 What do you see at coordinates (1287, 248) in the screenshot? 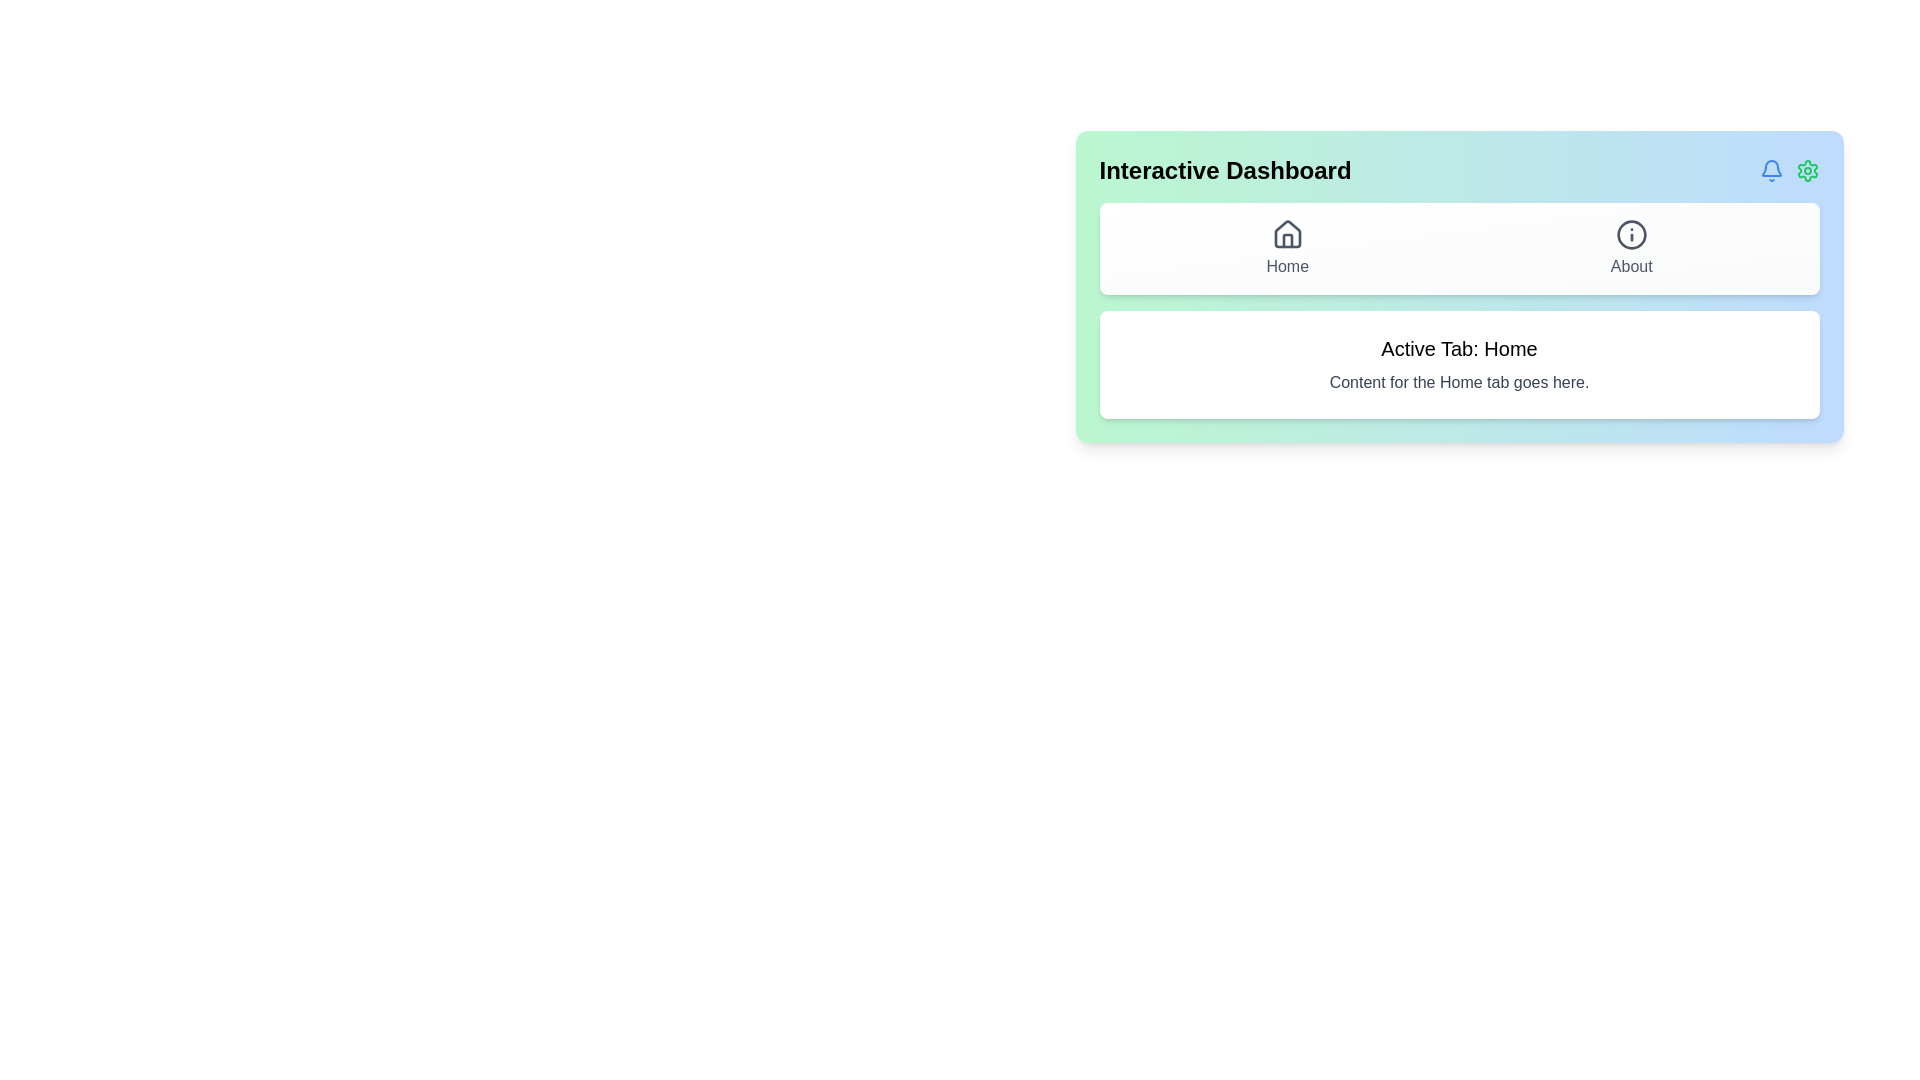
I see `the navigation button located on the left side of the navigation bar` at bounding box center [1287, 248].